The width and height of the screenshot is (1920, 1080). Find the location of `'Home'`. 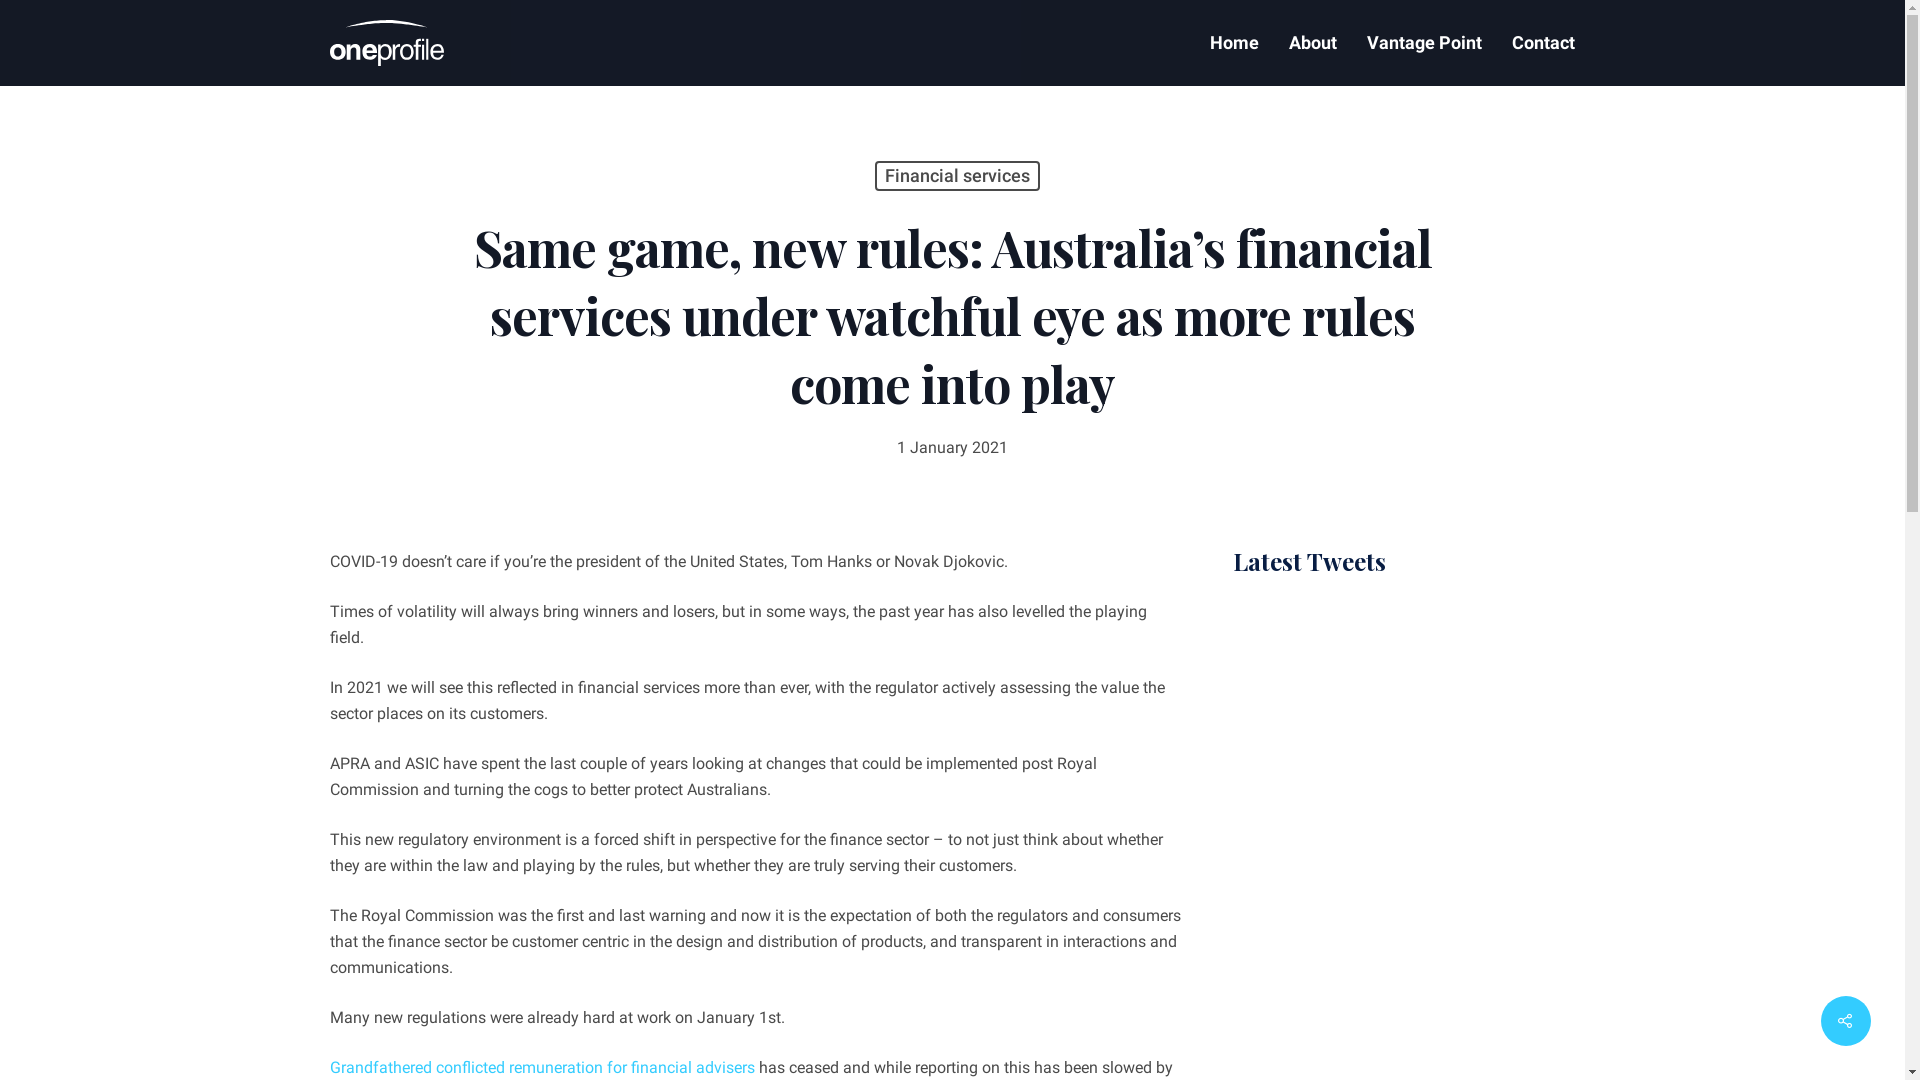

'Home' is located at coordinates (1233, 42).